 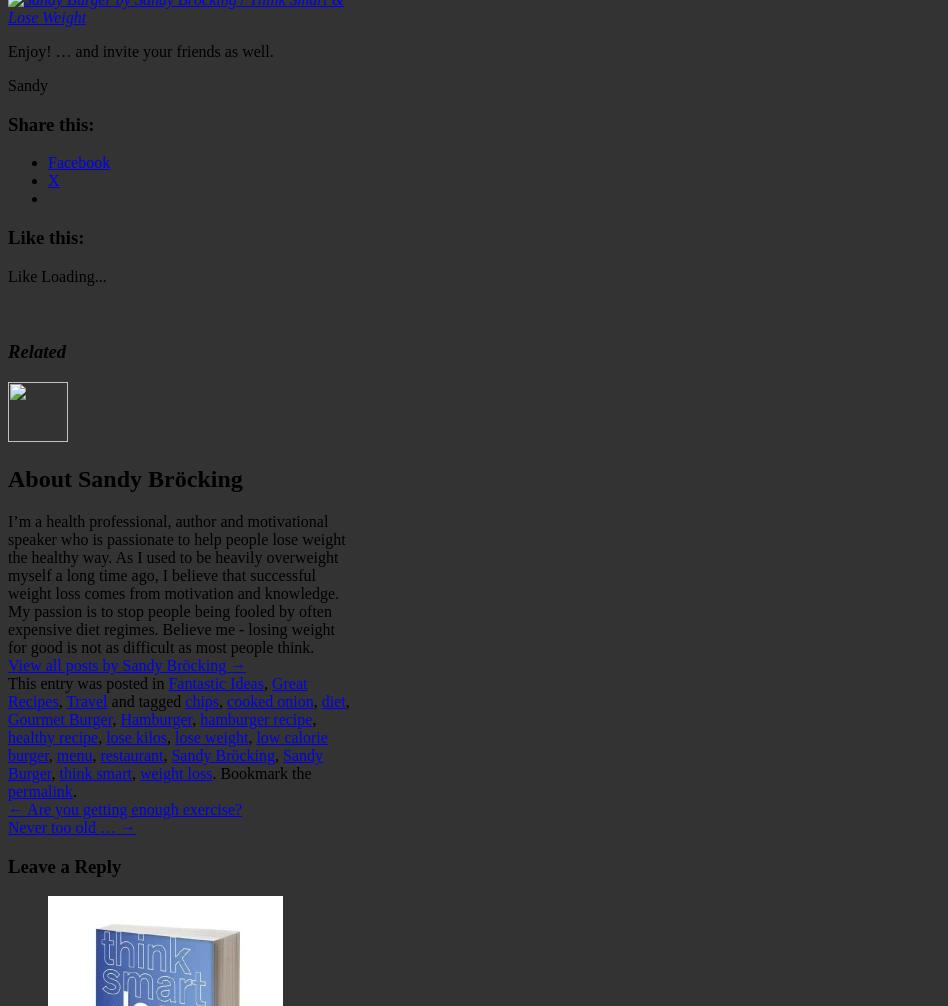 What do you see at coordinates (40, 789) in the screenshot?
I see `'permalink'` at bounding box center [40, 789].